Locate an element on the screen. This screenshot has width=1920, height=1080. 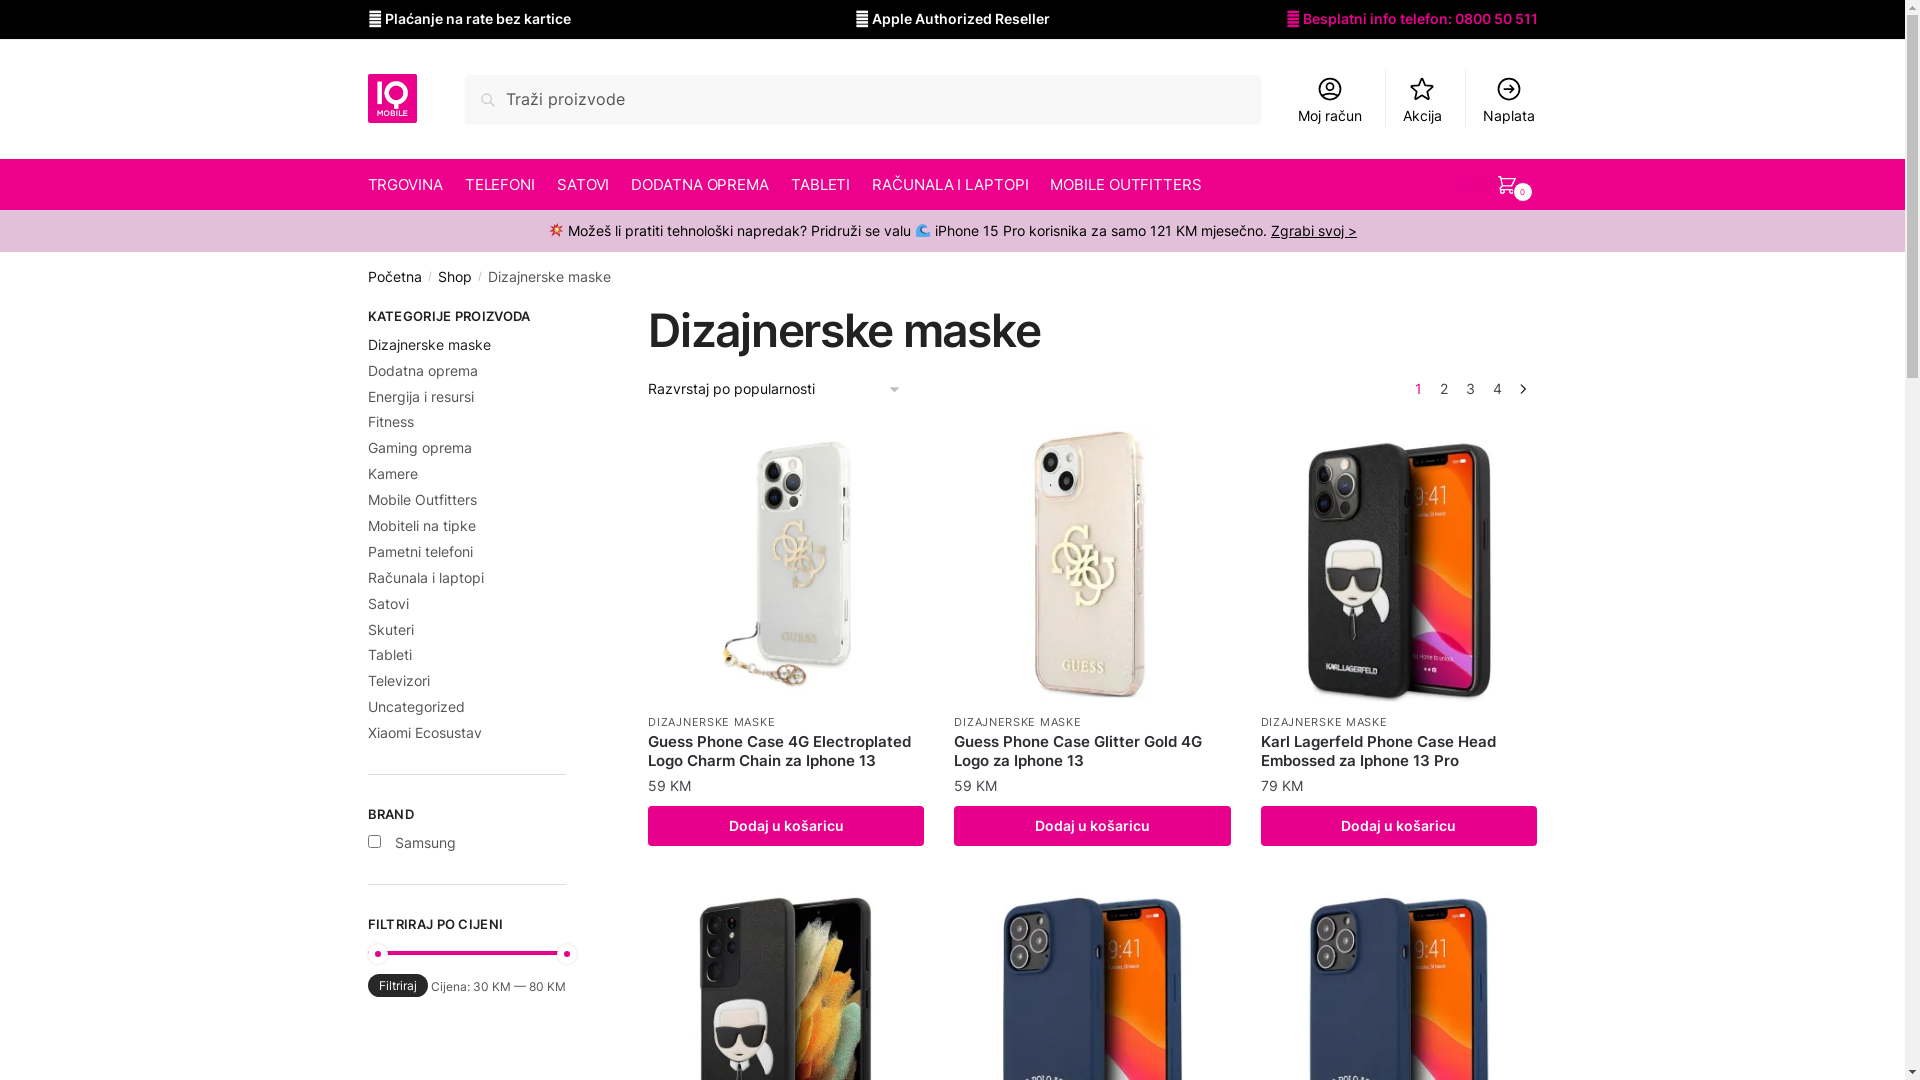
'DODATNA OPREMA' is located at coordinates (700, 185).